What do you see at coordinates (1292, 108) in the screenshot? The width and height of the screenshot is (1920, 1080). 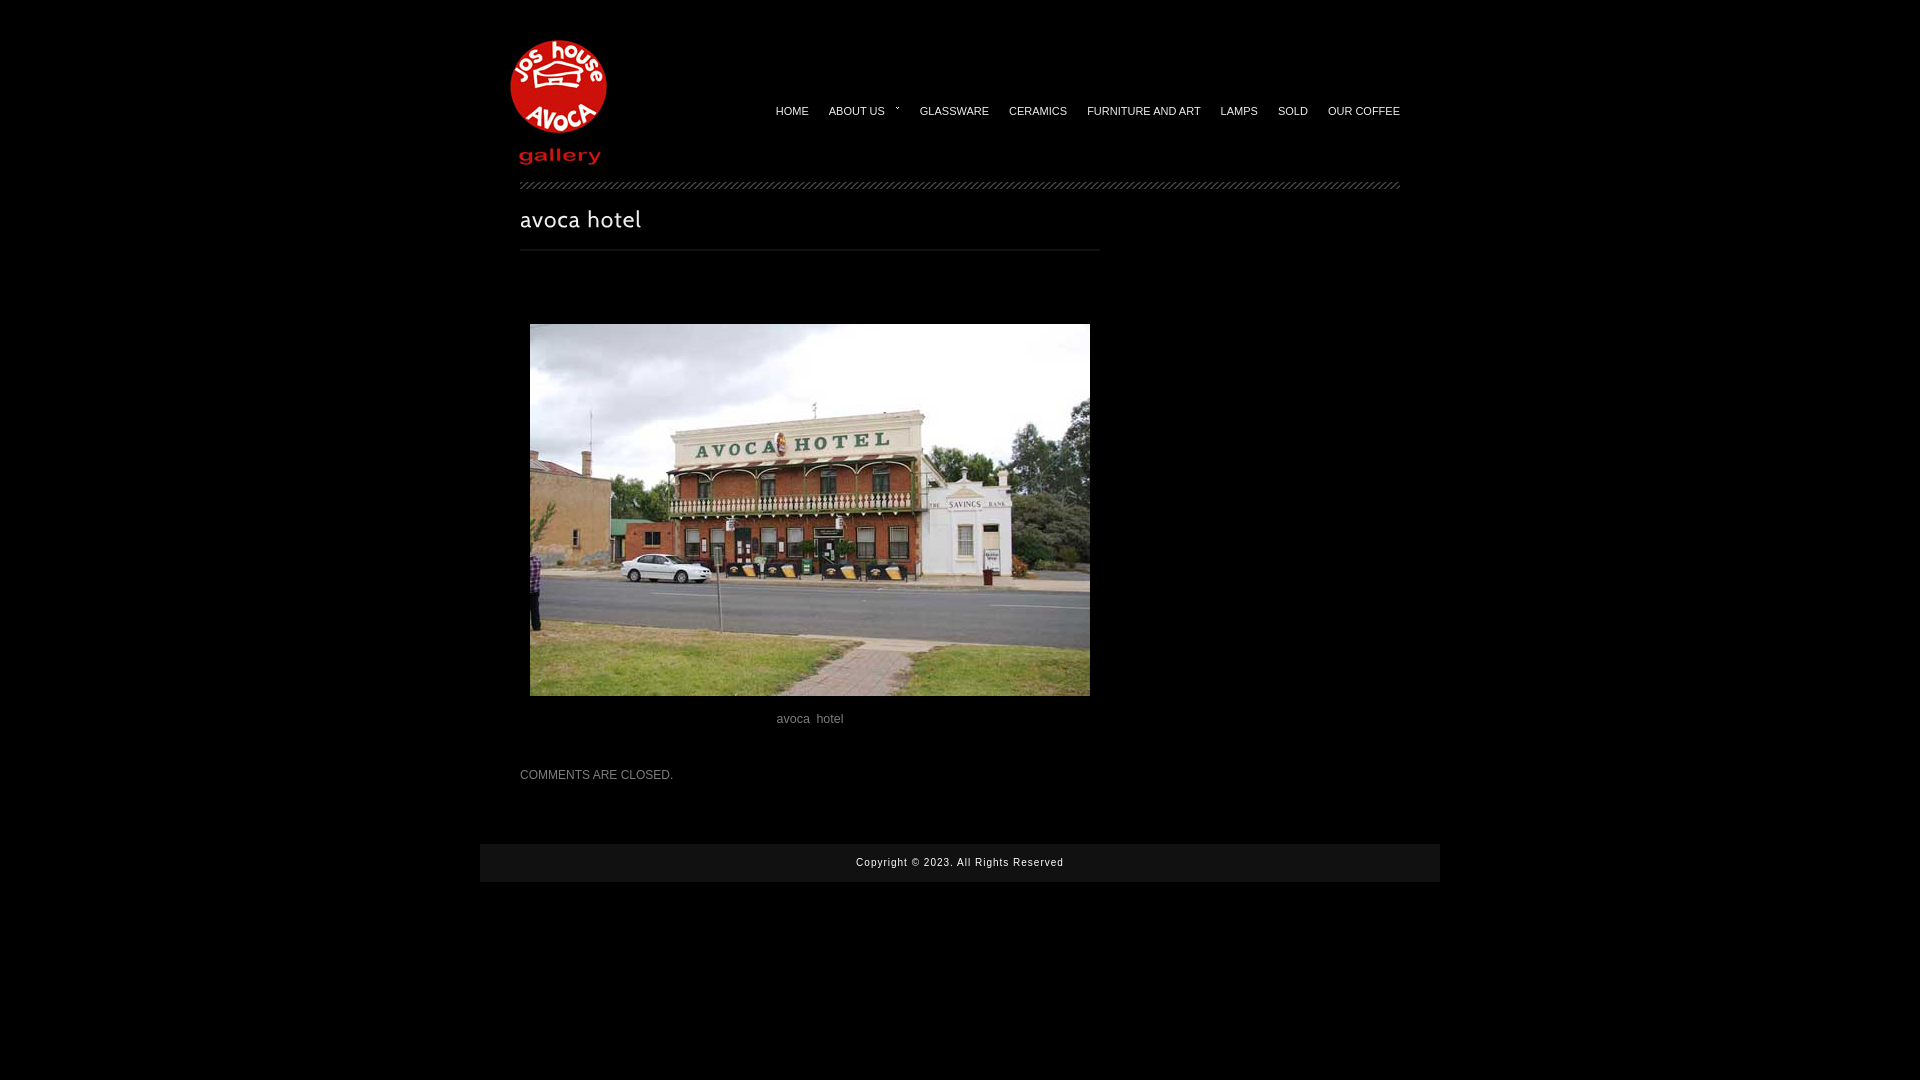 I see `'SOLD'` at bounding box center [1292, 108].